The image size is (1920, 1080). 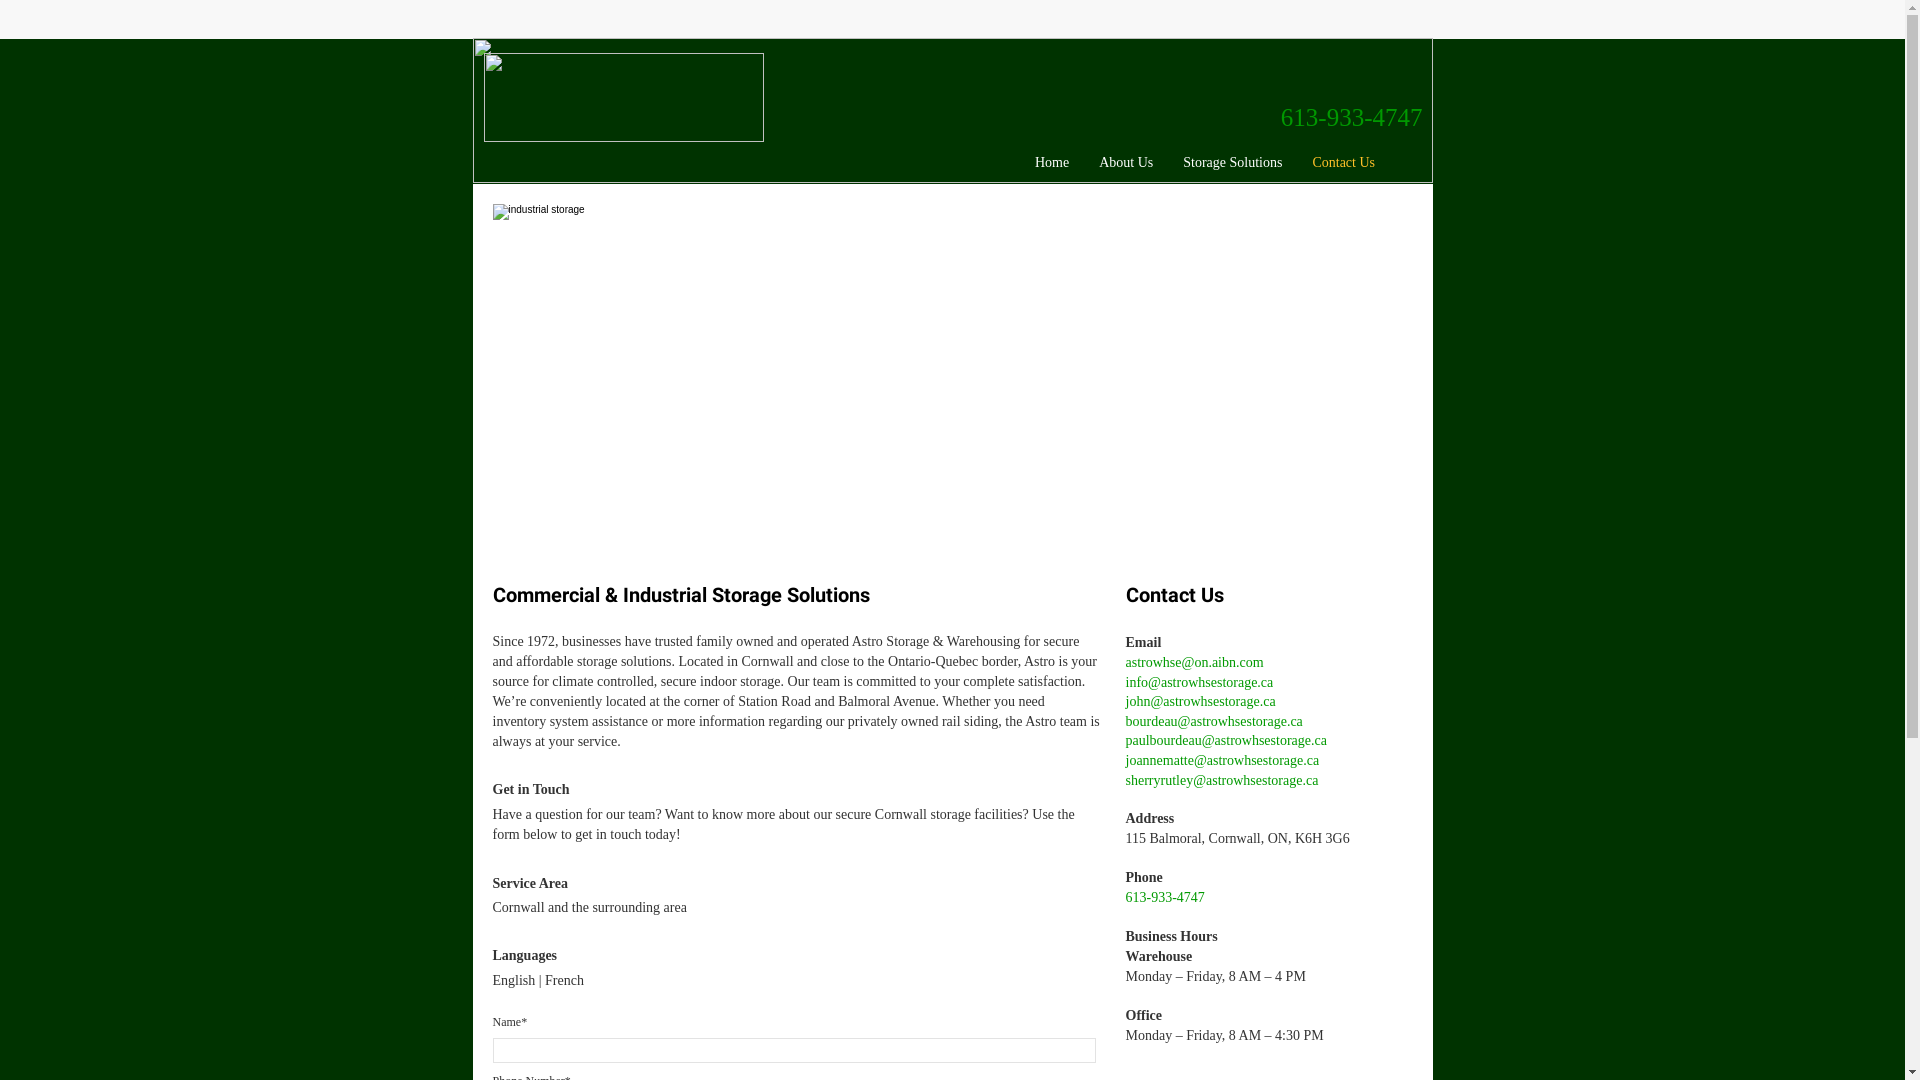 I want to click on 'Embedded Content', so click(x=1405, y=26).